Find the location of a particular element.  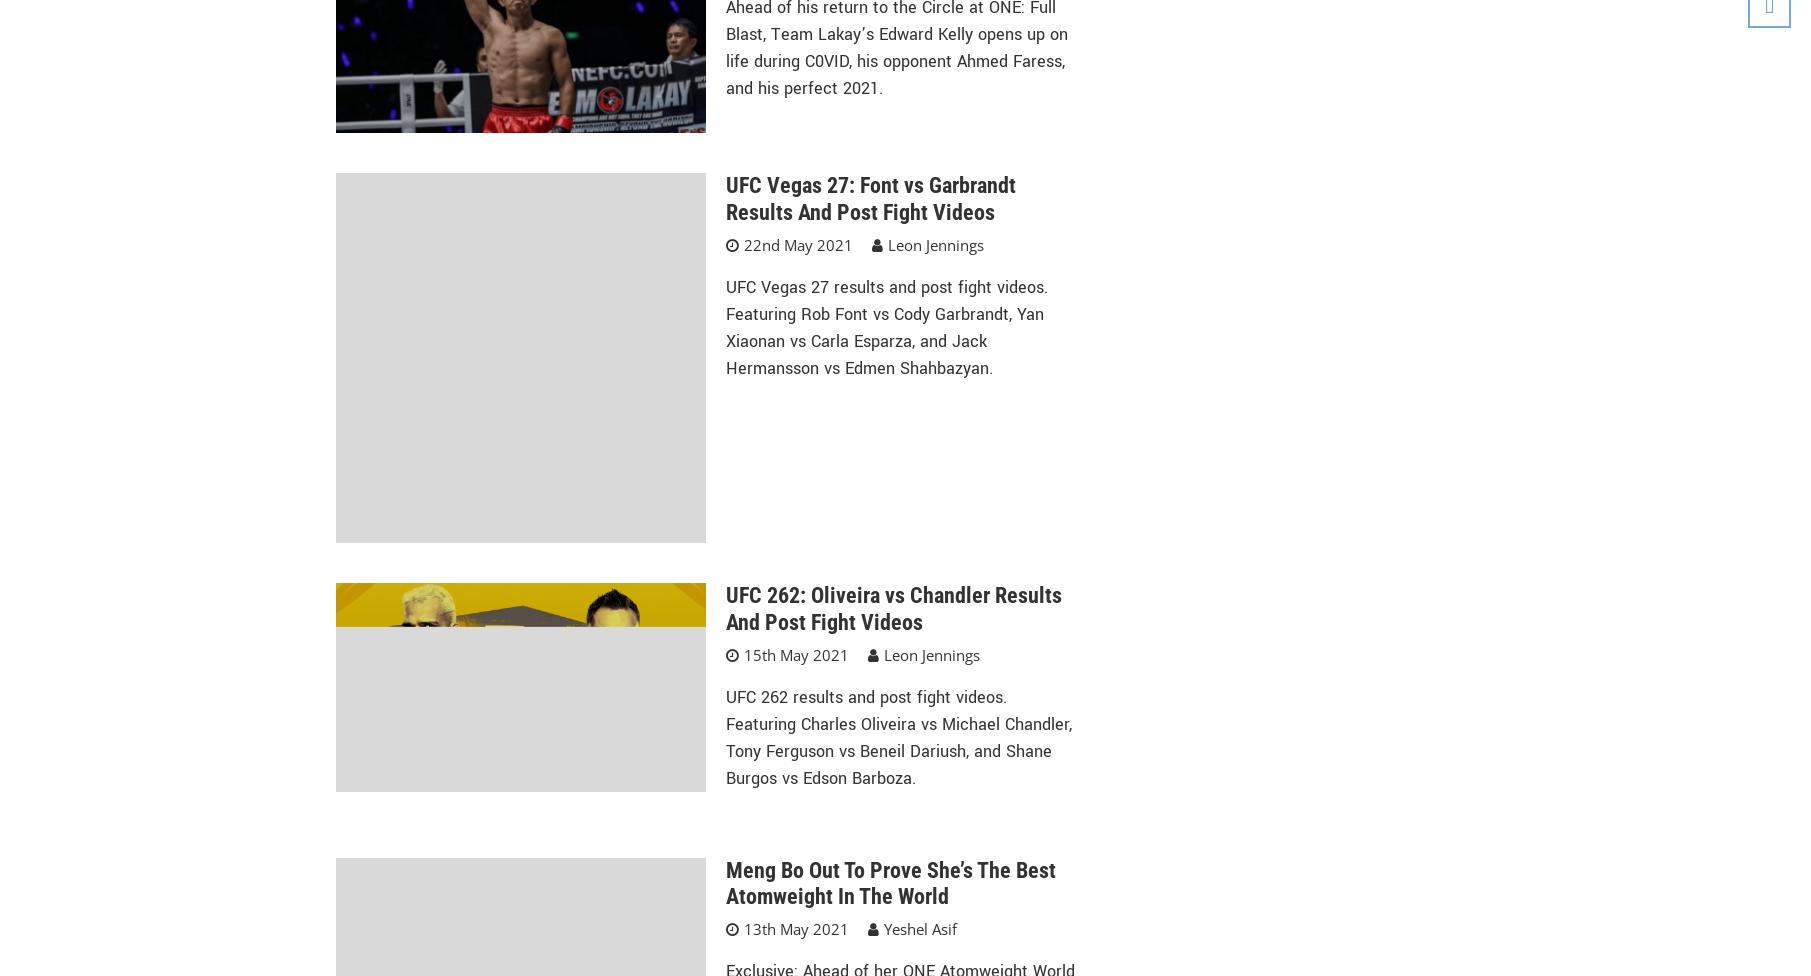

'Meng Bo Out To Prove She’s The Best Atomweight In The World' is located at coordinates (723, 881).